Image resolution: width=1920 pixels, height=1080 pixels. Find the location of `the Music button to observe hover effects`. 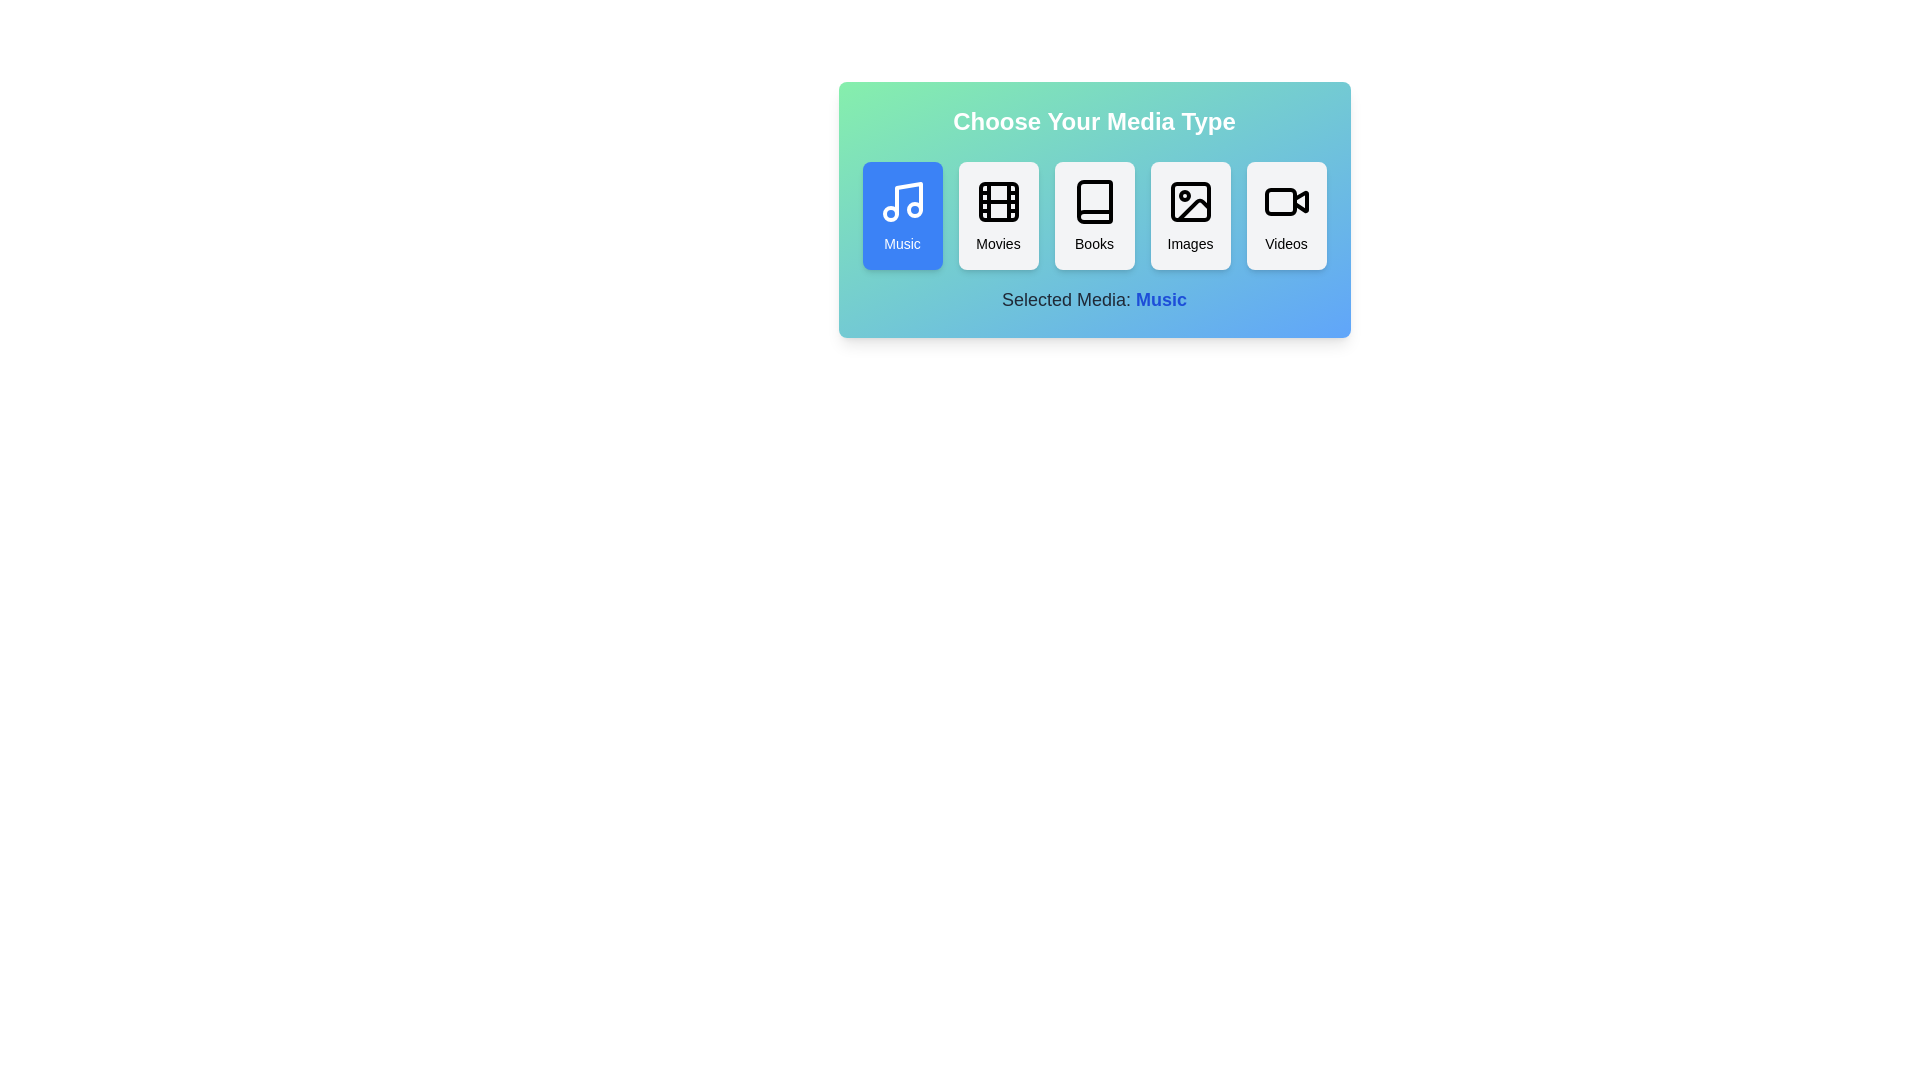

the Music button to observe hover effects is located at coordinates (901, 216).